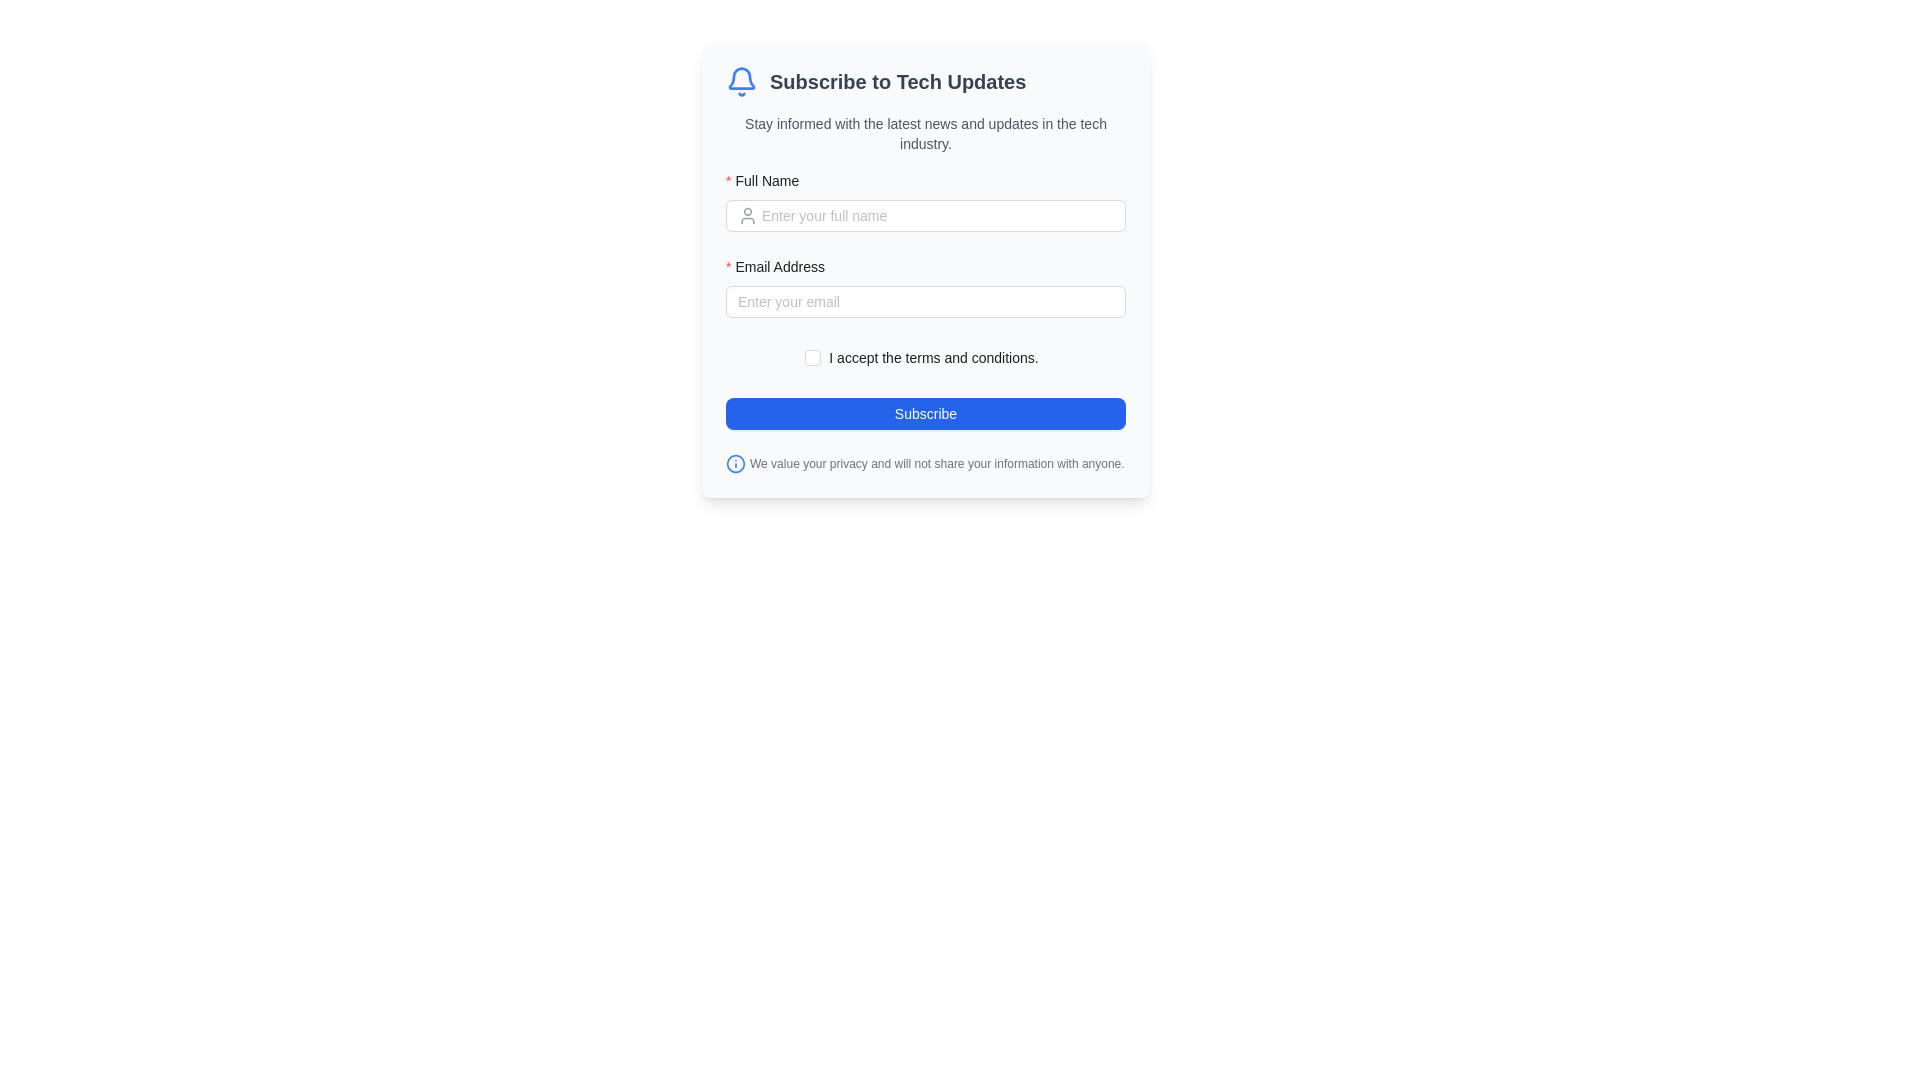 The image size is (1920, 1080). Describe the element at coordinates (741, 80) in the screenshot. I see `the bell icon that signifies notifications, located to the left of the text 'Subscribe to Tech Updates'` at that location.